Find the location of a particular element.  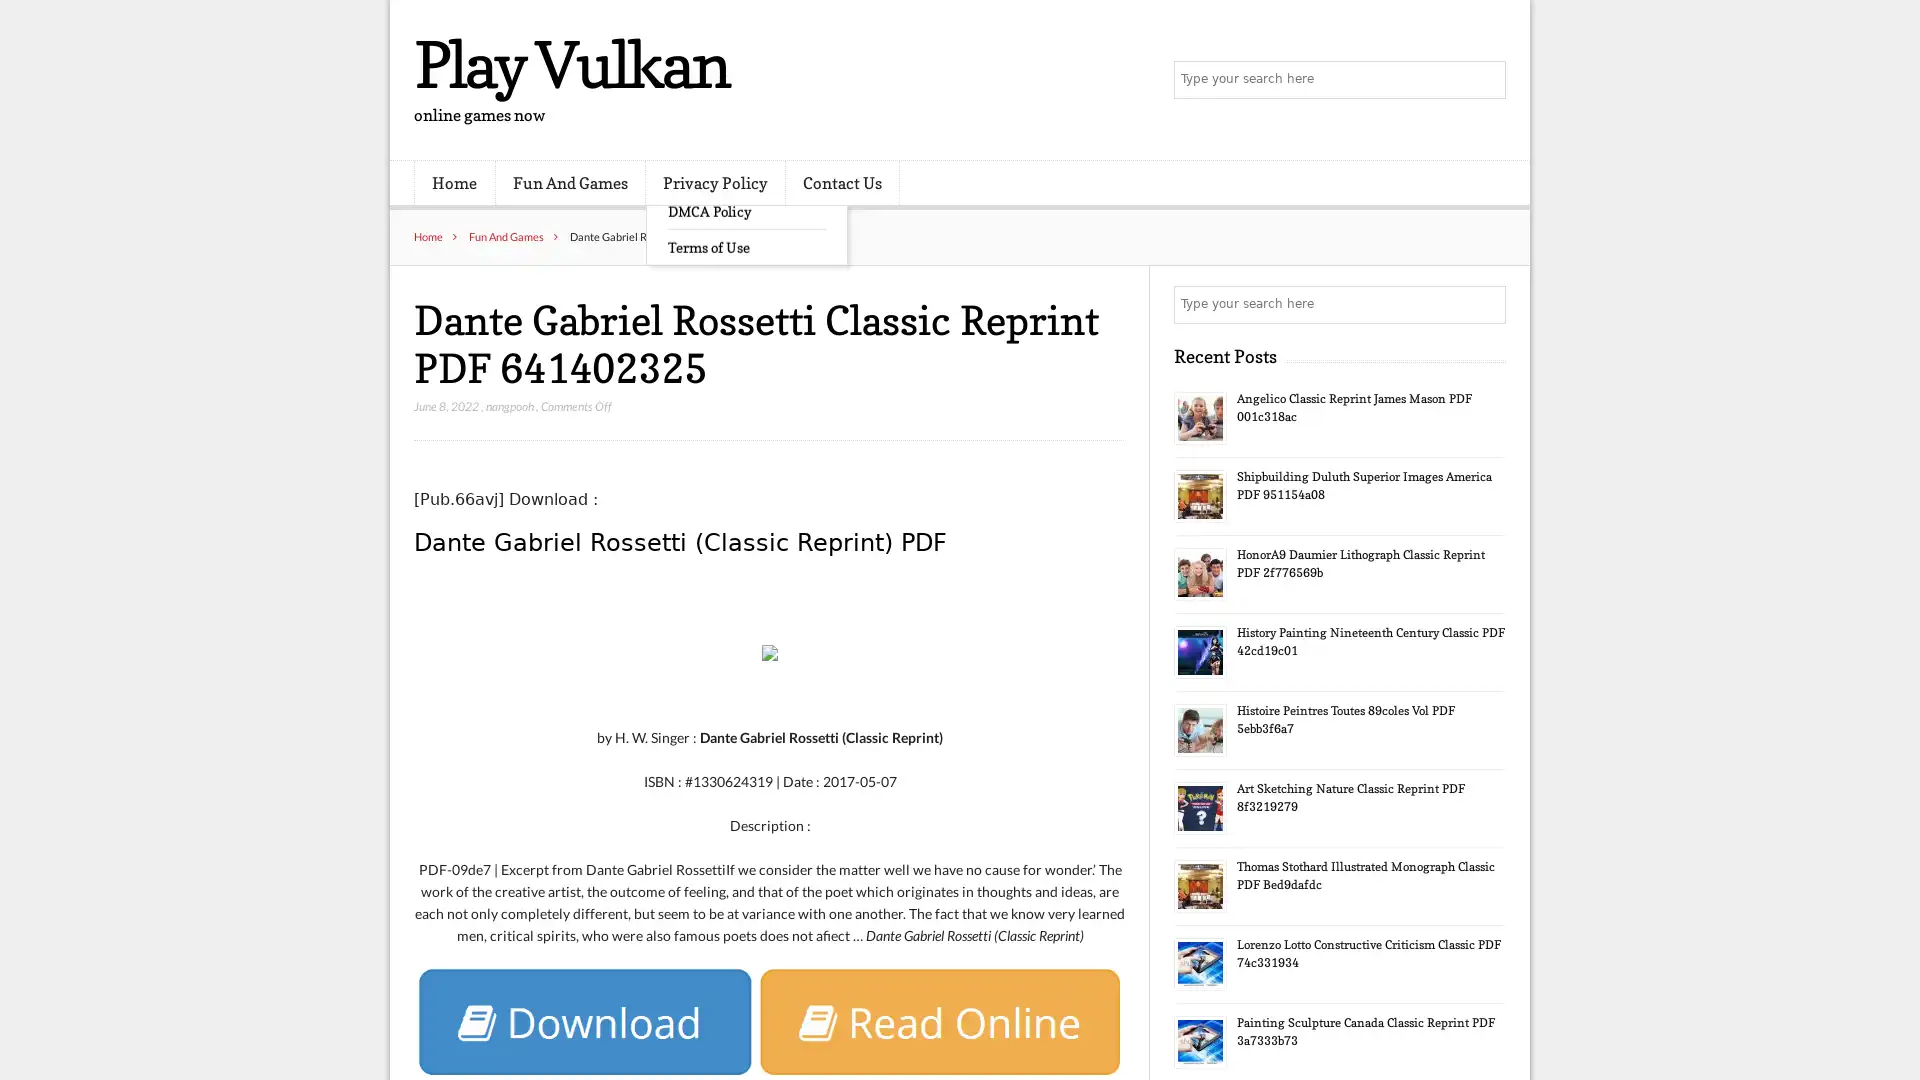

Search is located at coordinates (1485, 80).